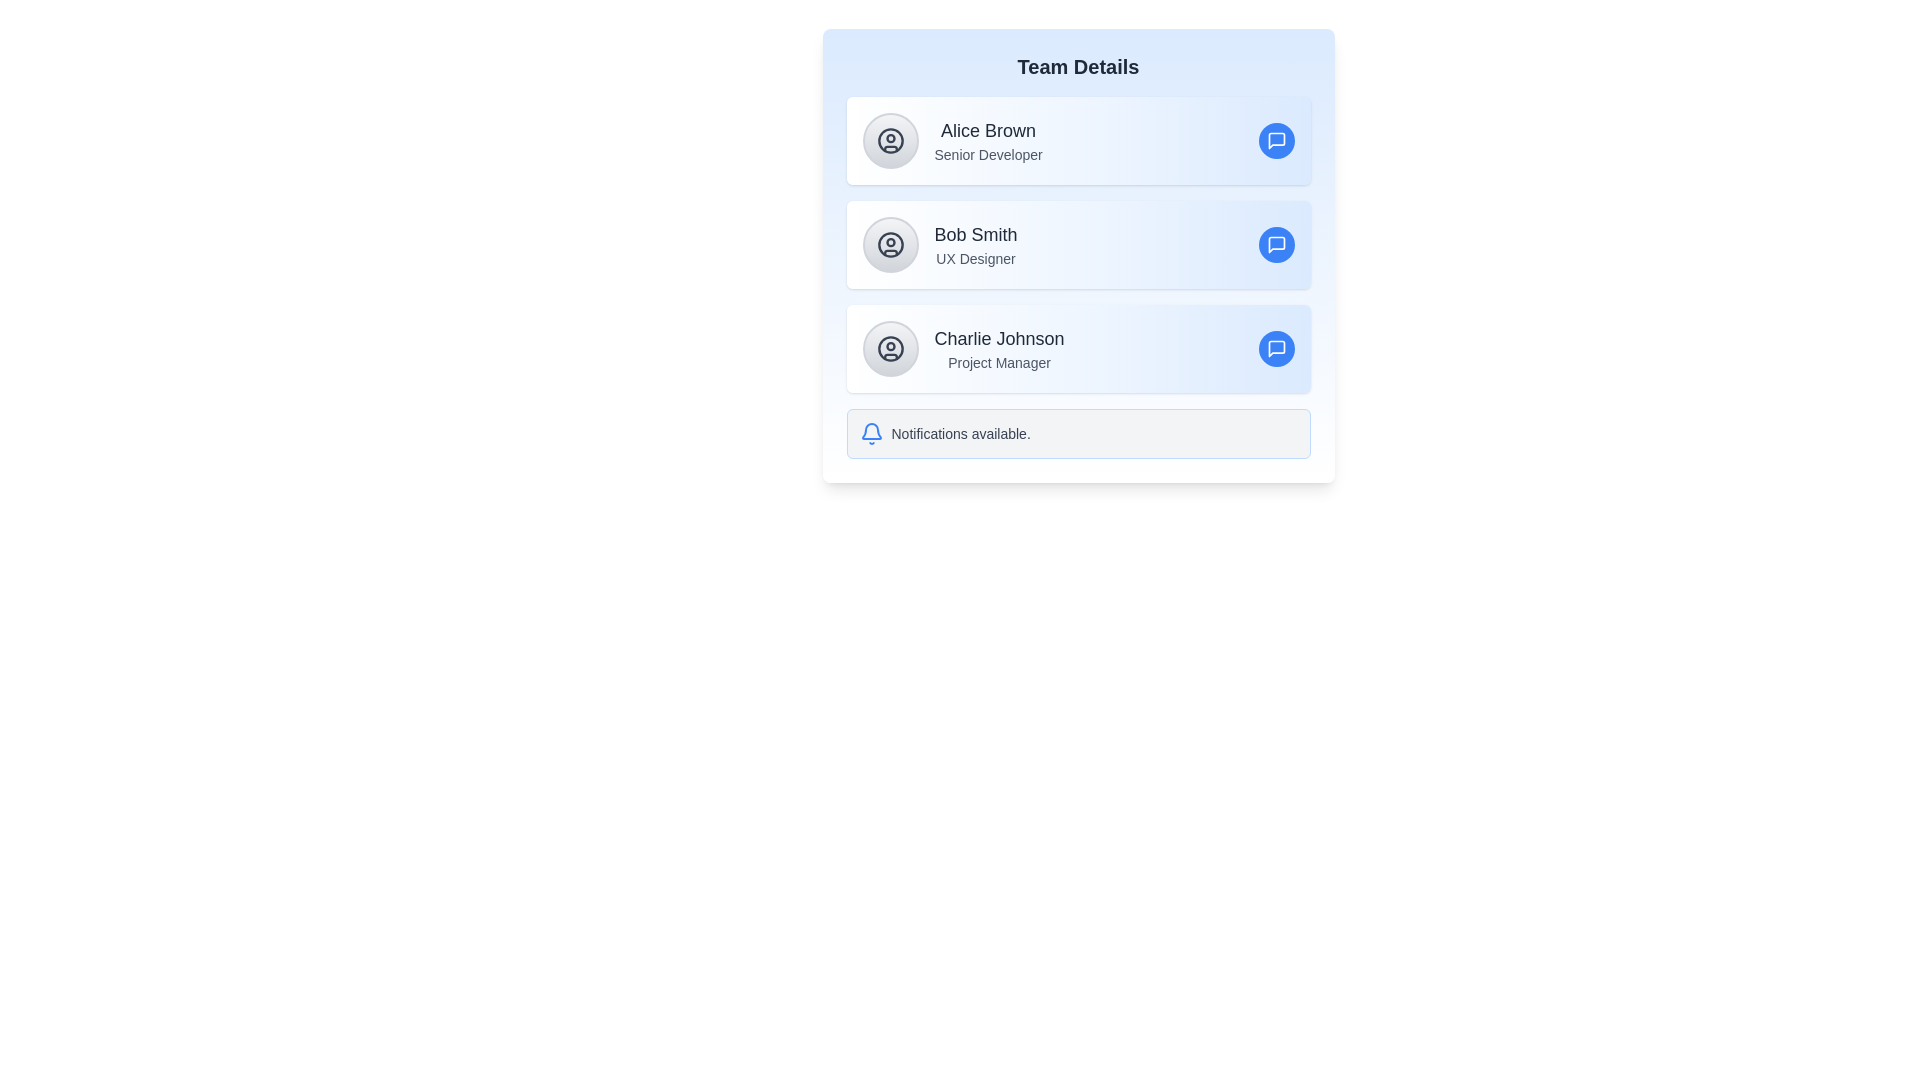 Image resolution: width=1920 pixels, height=1080 pixels. I want to click on the third speech bubble icon button associated with 'Charlie Johnson', labeled as 'Project Manager', so click(1275, 347).